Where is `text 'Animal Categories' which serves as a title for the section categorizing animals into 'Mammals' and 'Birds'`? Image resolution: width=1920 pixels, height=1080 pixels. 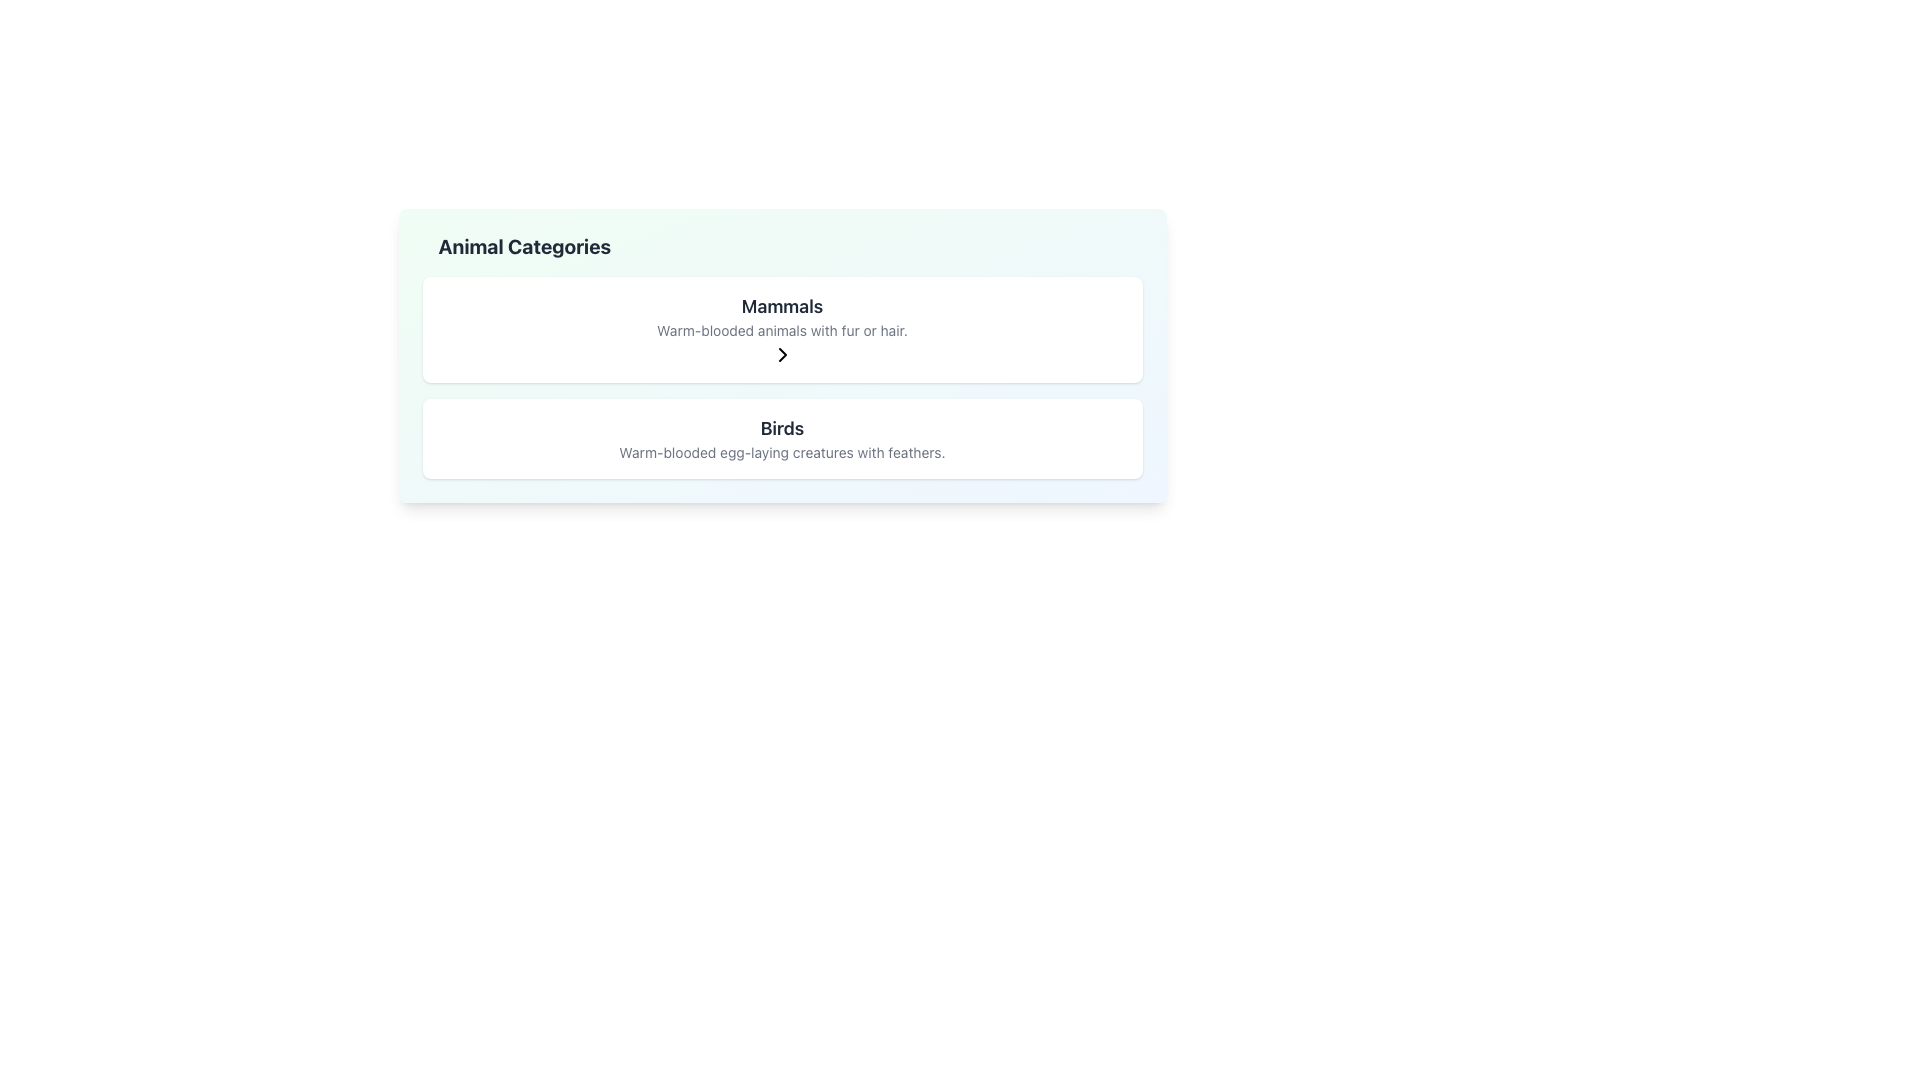 text 'Animal Categories' which serves as a title for the section categorizing animals into 'Mammals' and 'Birds' is located at coordinates (524, 245).